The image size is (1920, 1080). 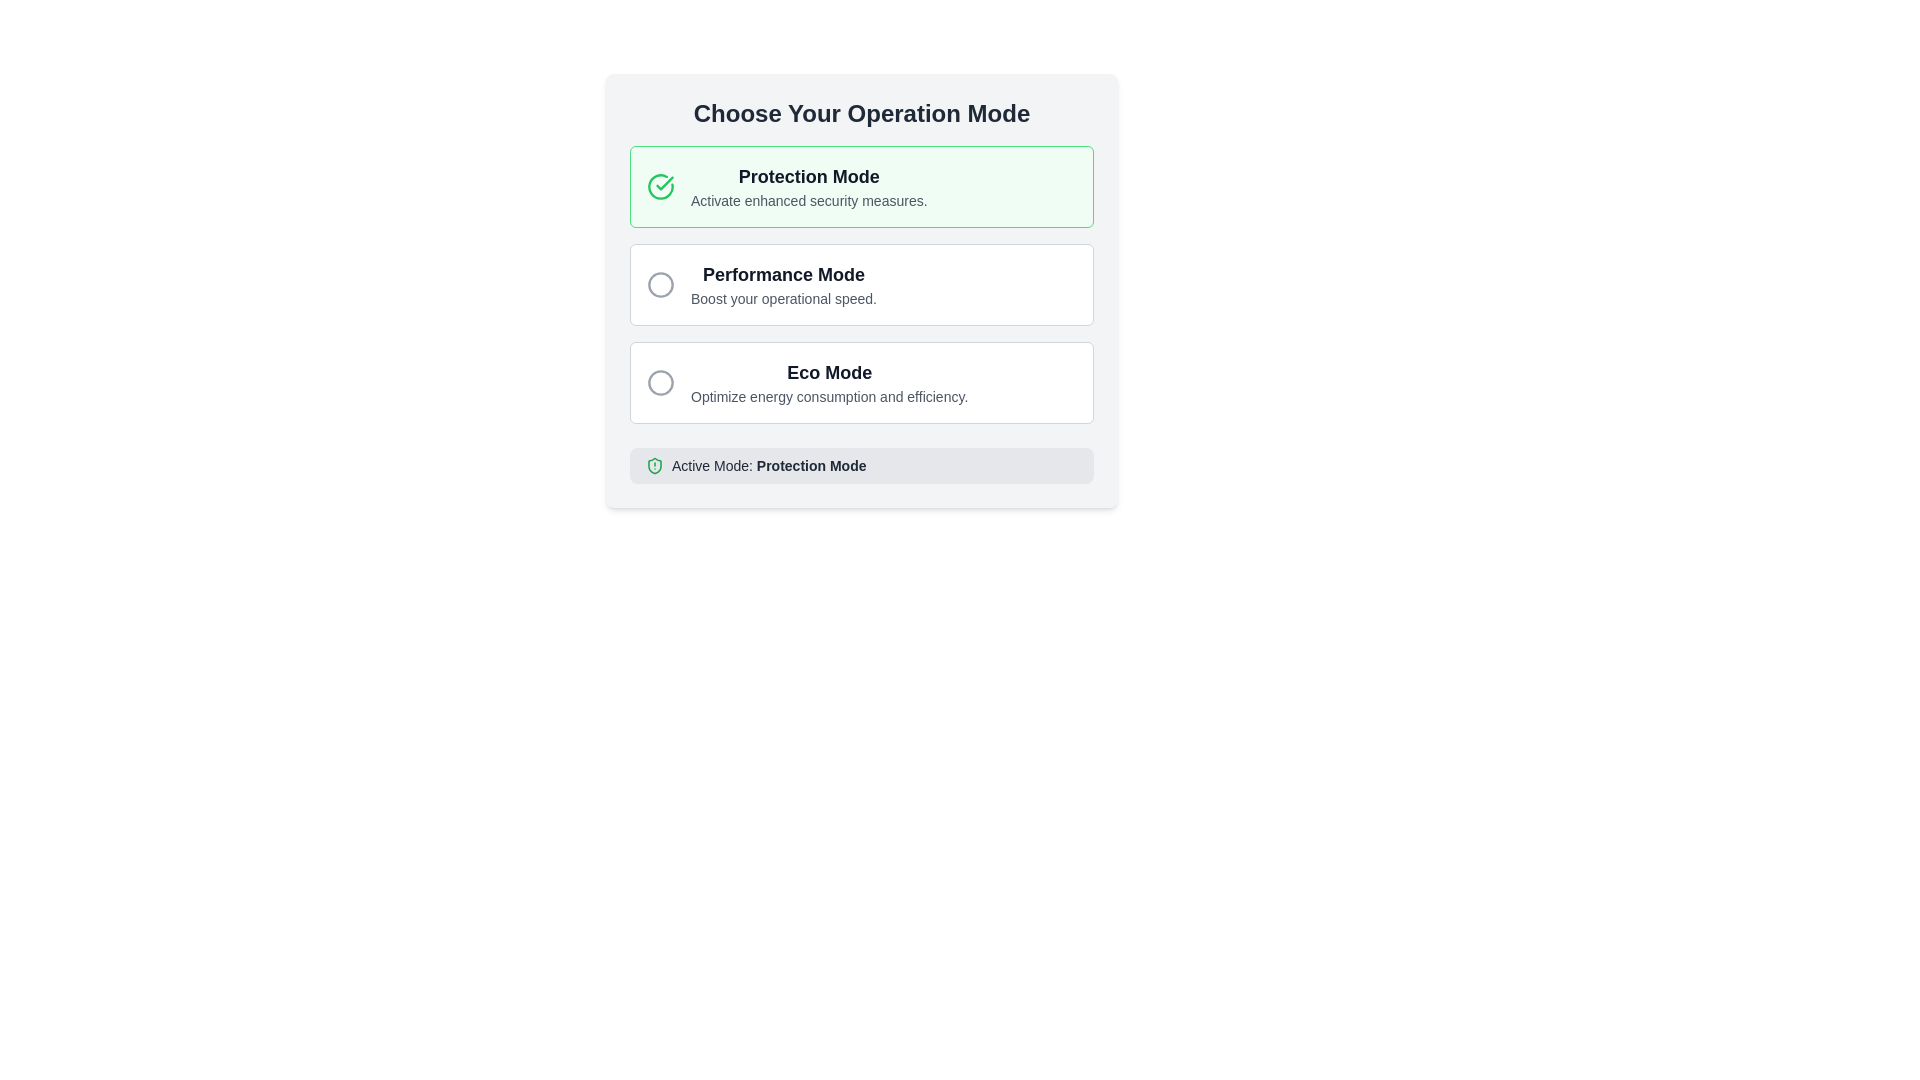 I want to click on the 'Performance Mode' selection option in the 'Choose Your Operation Mode' dialog, so click(x=862, y=285).